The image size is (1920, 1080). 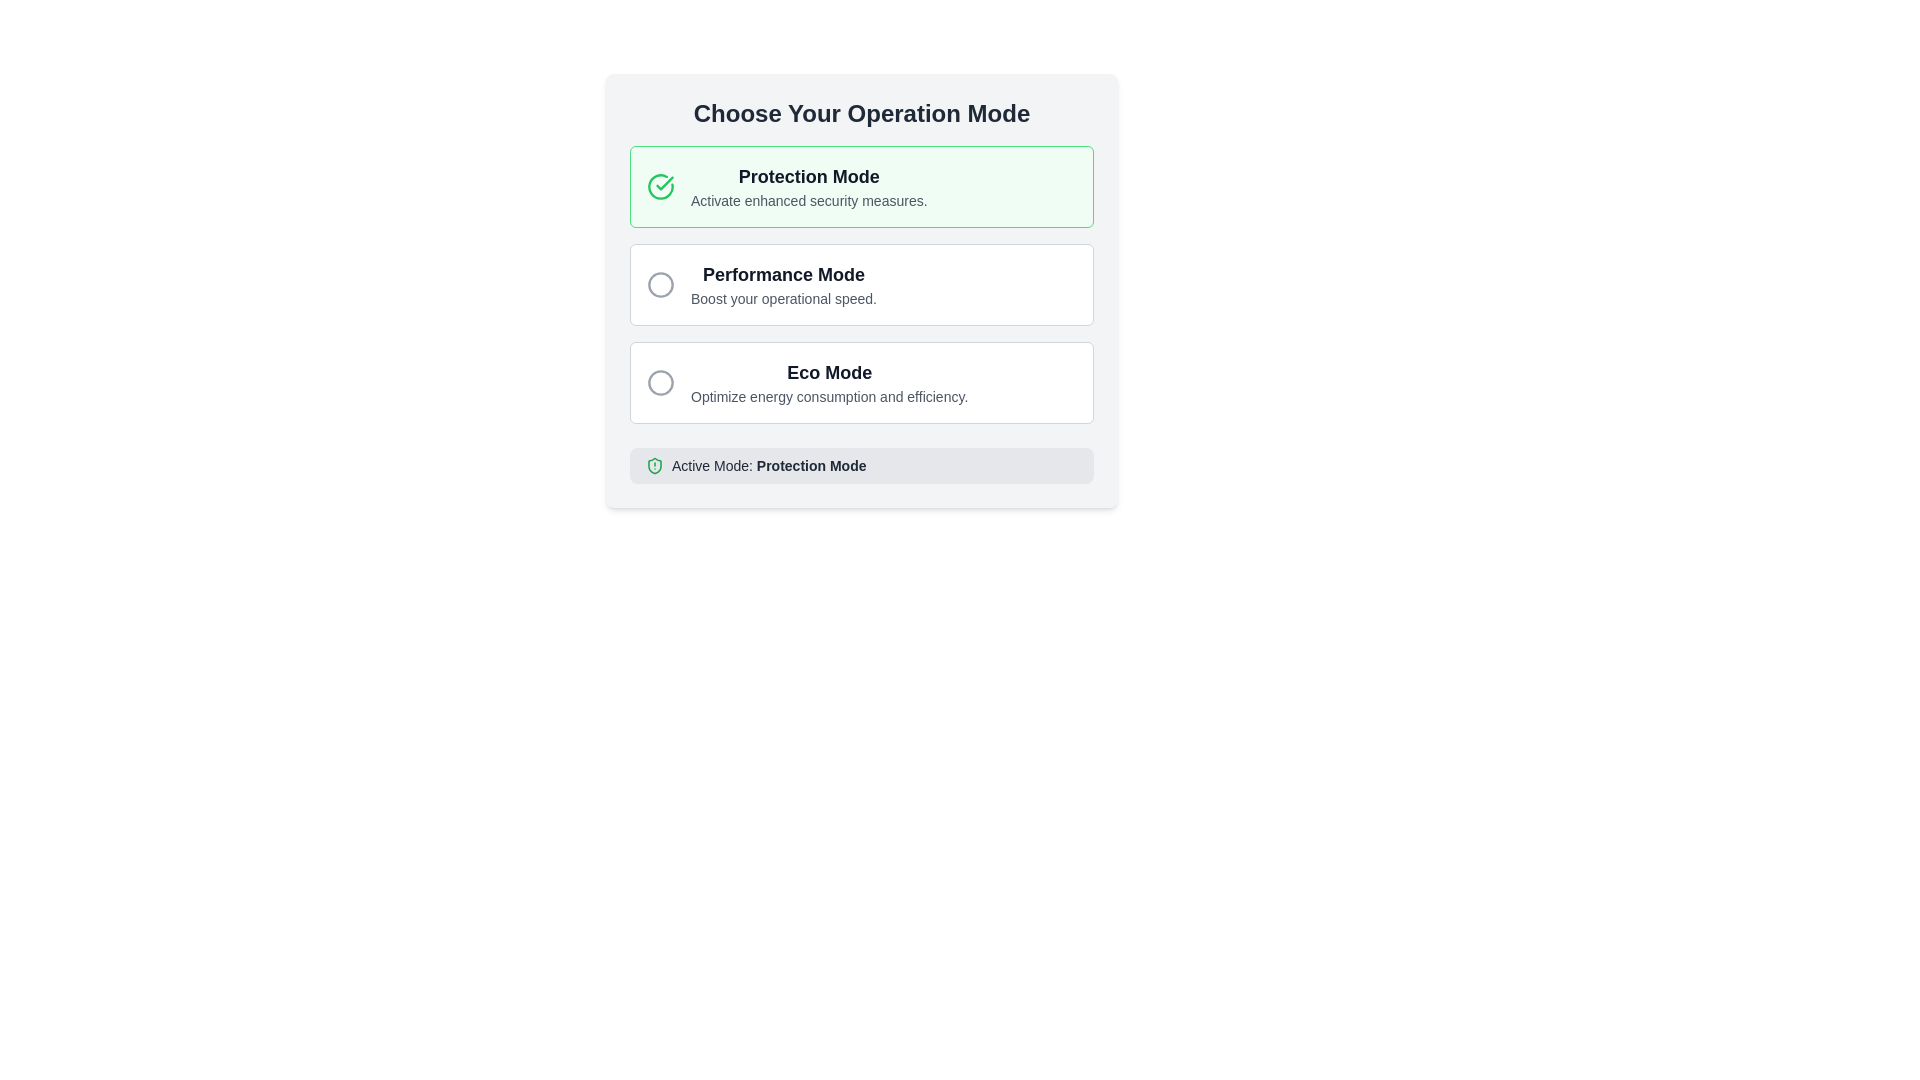 I want to click on the 'Performance Mode' selection option in the 'Choose Your Operation Mode' dialog, so click(x=862, y=285).